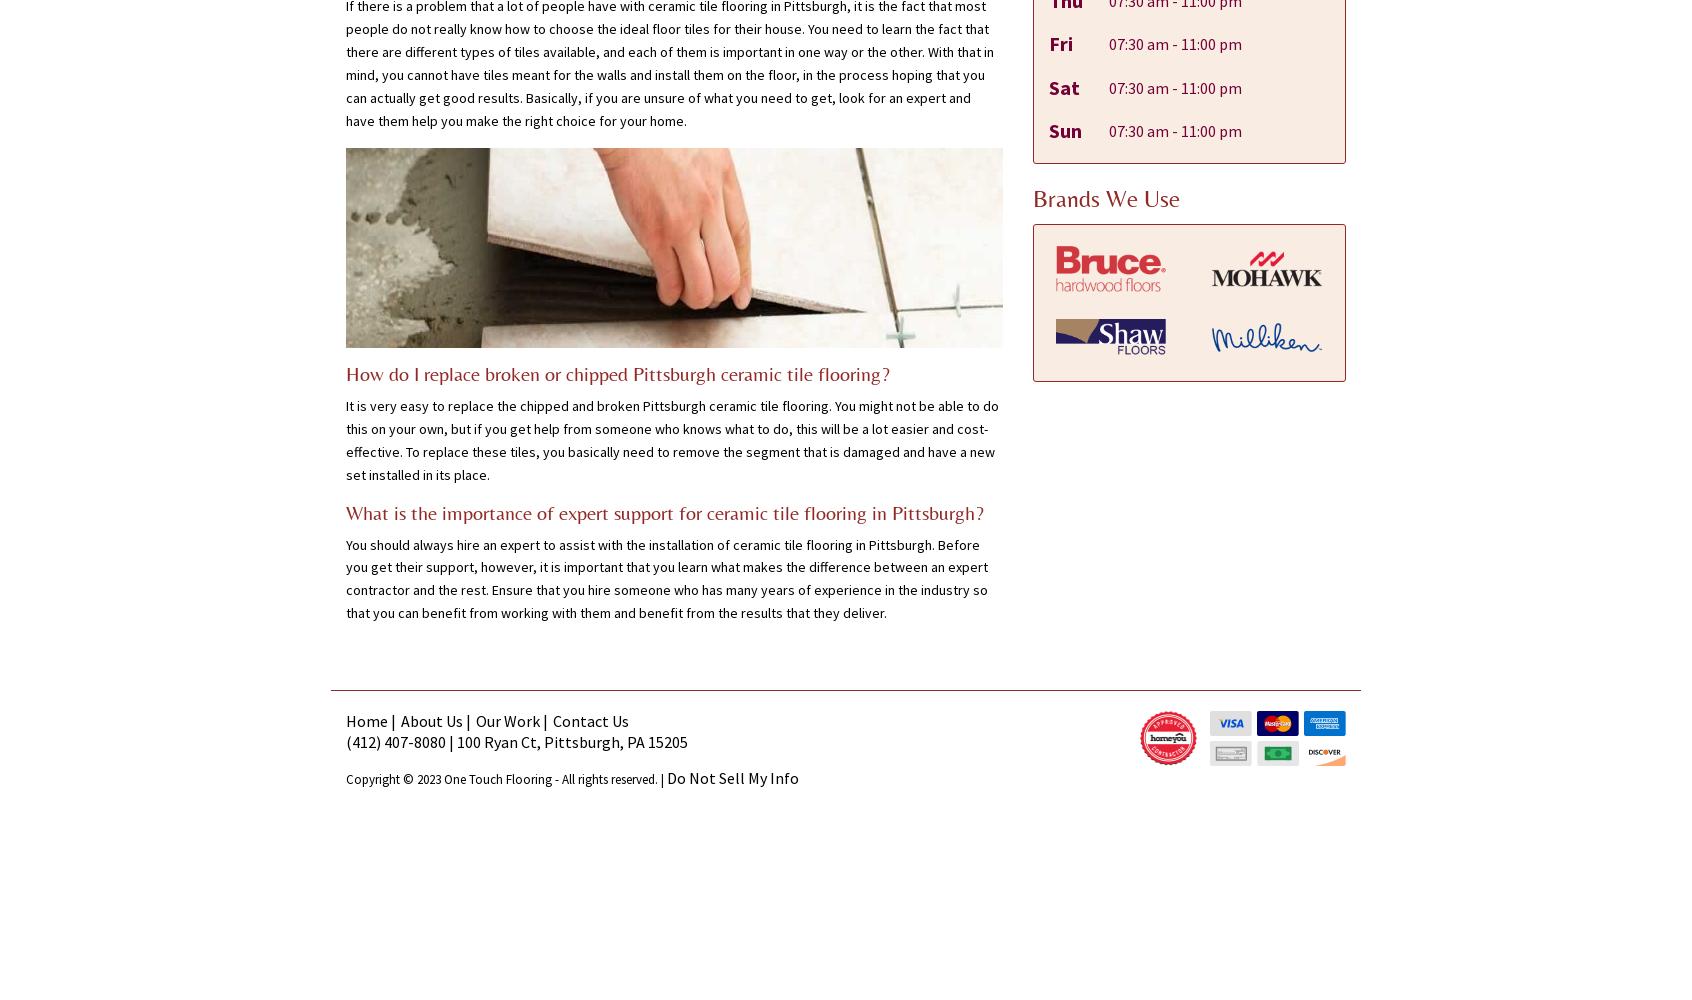 The height and width of the screenshot is (1000, 1692). I want to click on 'Brands We Use', so click(1105, 197).